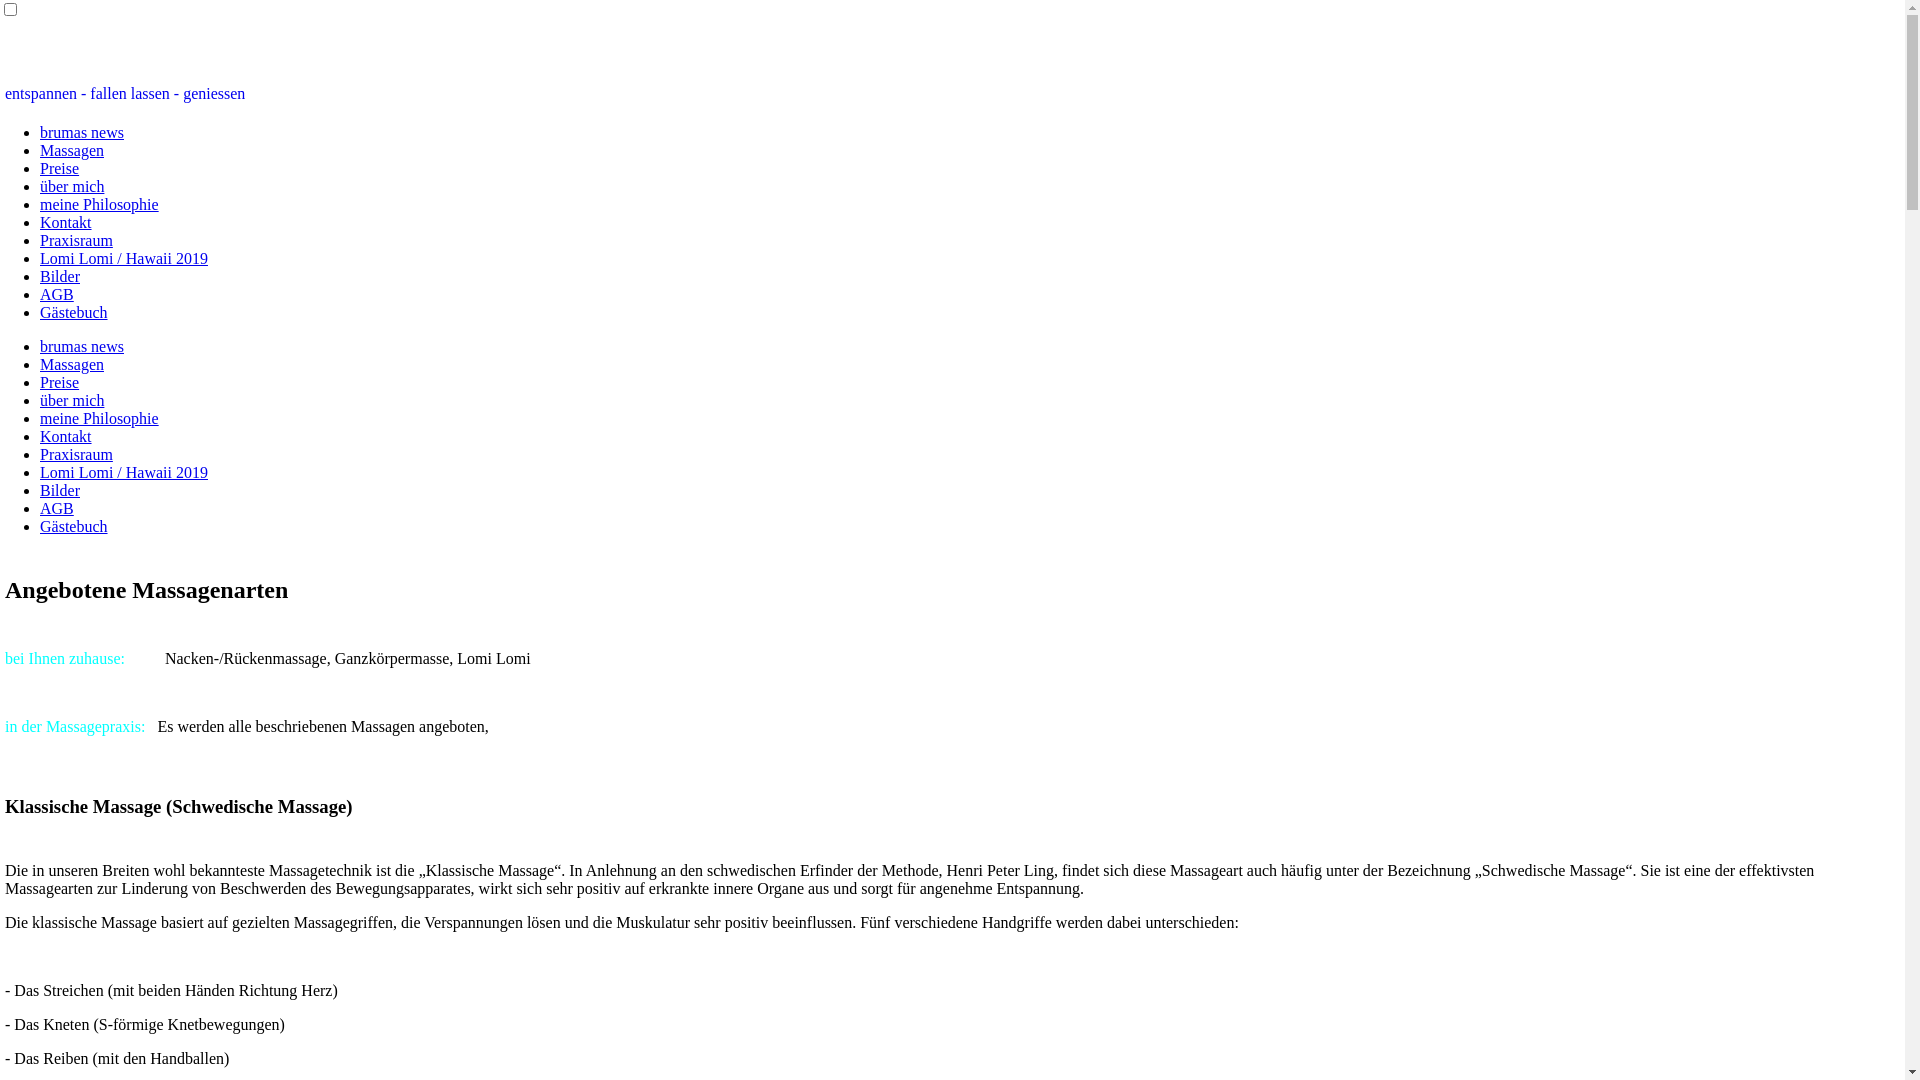 This screenshot has width=1920, height=1080. Describe the element at coordinates (98, 417) in the screenshot. I see `'meine Philosophie'` at that location.